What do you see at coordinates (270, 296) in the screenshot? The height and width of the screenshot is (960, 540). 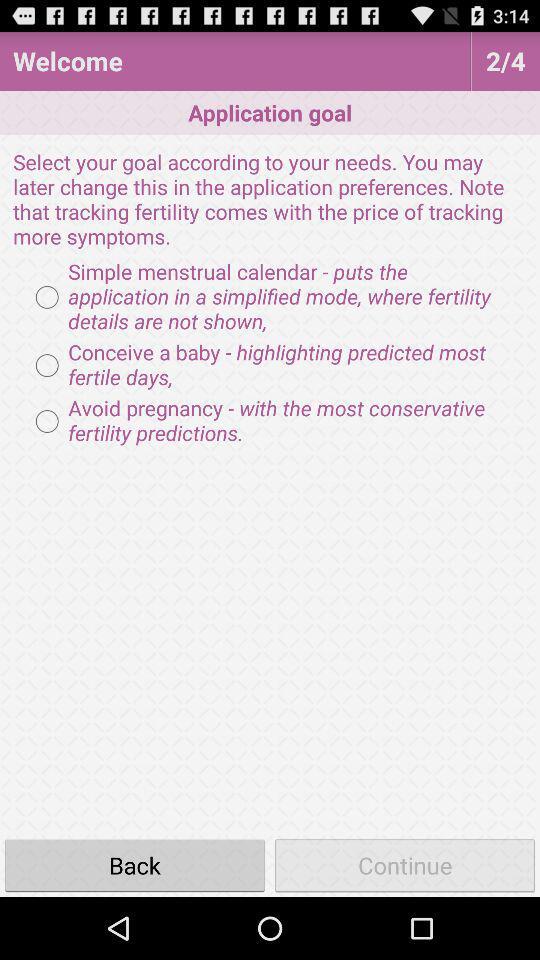 I see `item above the conceive a baby radio button` at bounding box center [270, 296].